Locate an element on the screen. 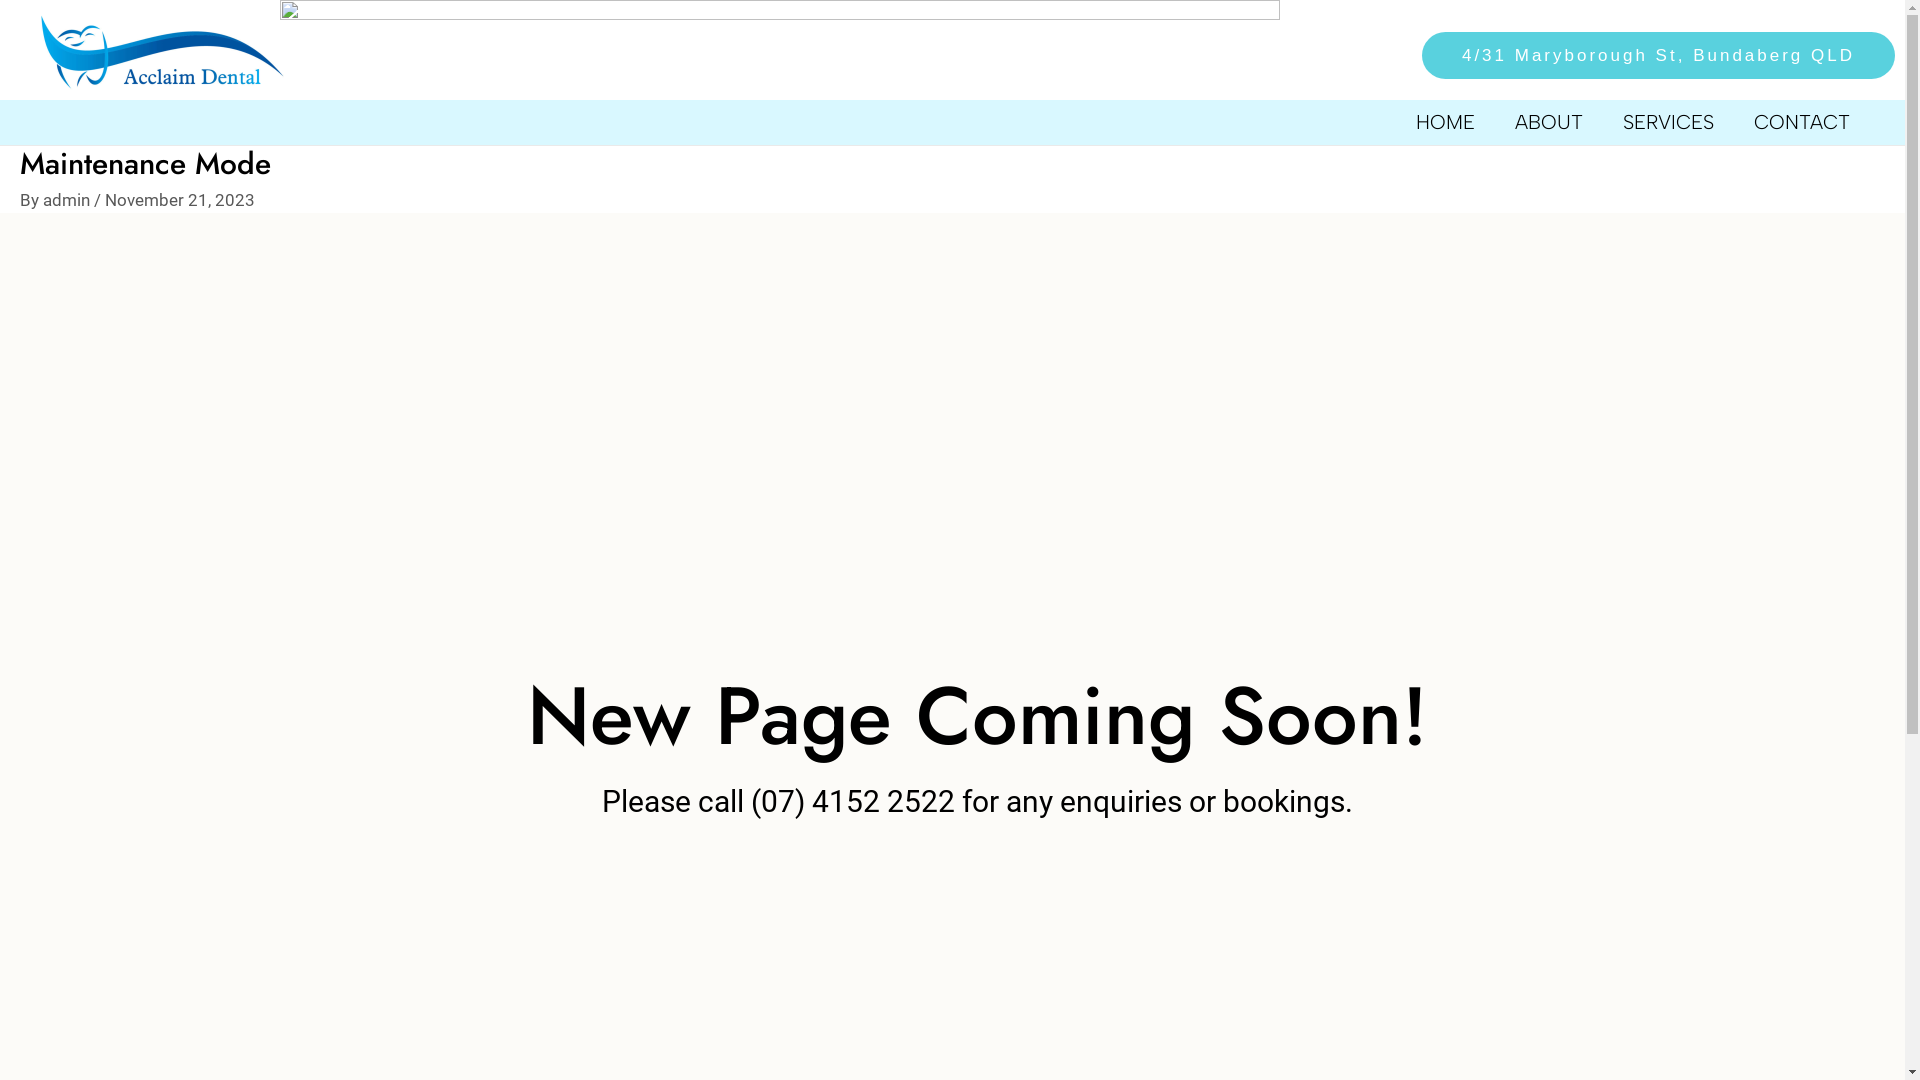 Image resolution: width=1920 pixels, height=1080 pixels. '4/31 Maryborough St, Bundaberg QLD' is located at coordinates (1646, 54).